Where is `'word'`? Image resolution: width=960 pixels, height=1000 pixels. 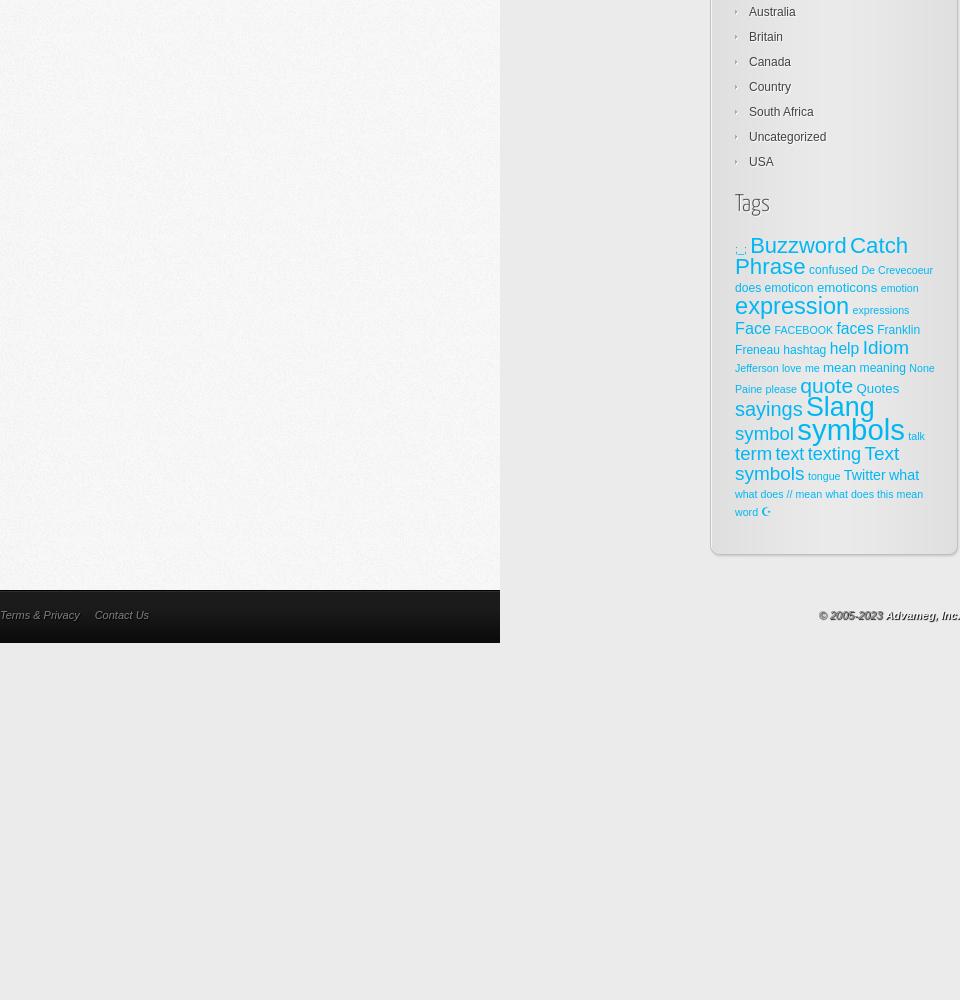 'word' is located at coordinates (745, 512).